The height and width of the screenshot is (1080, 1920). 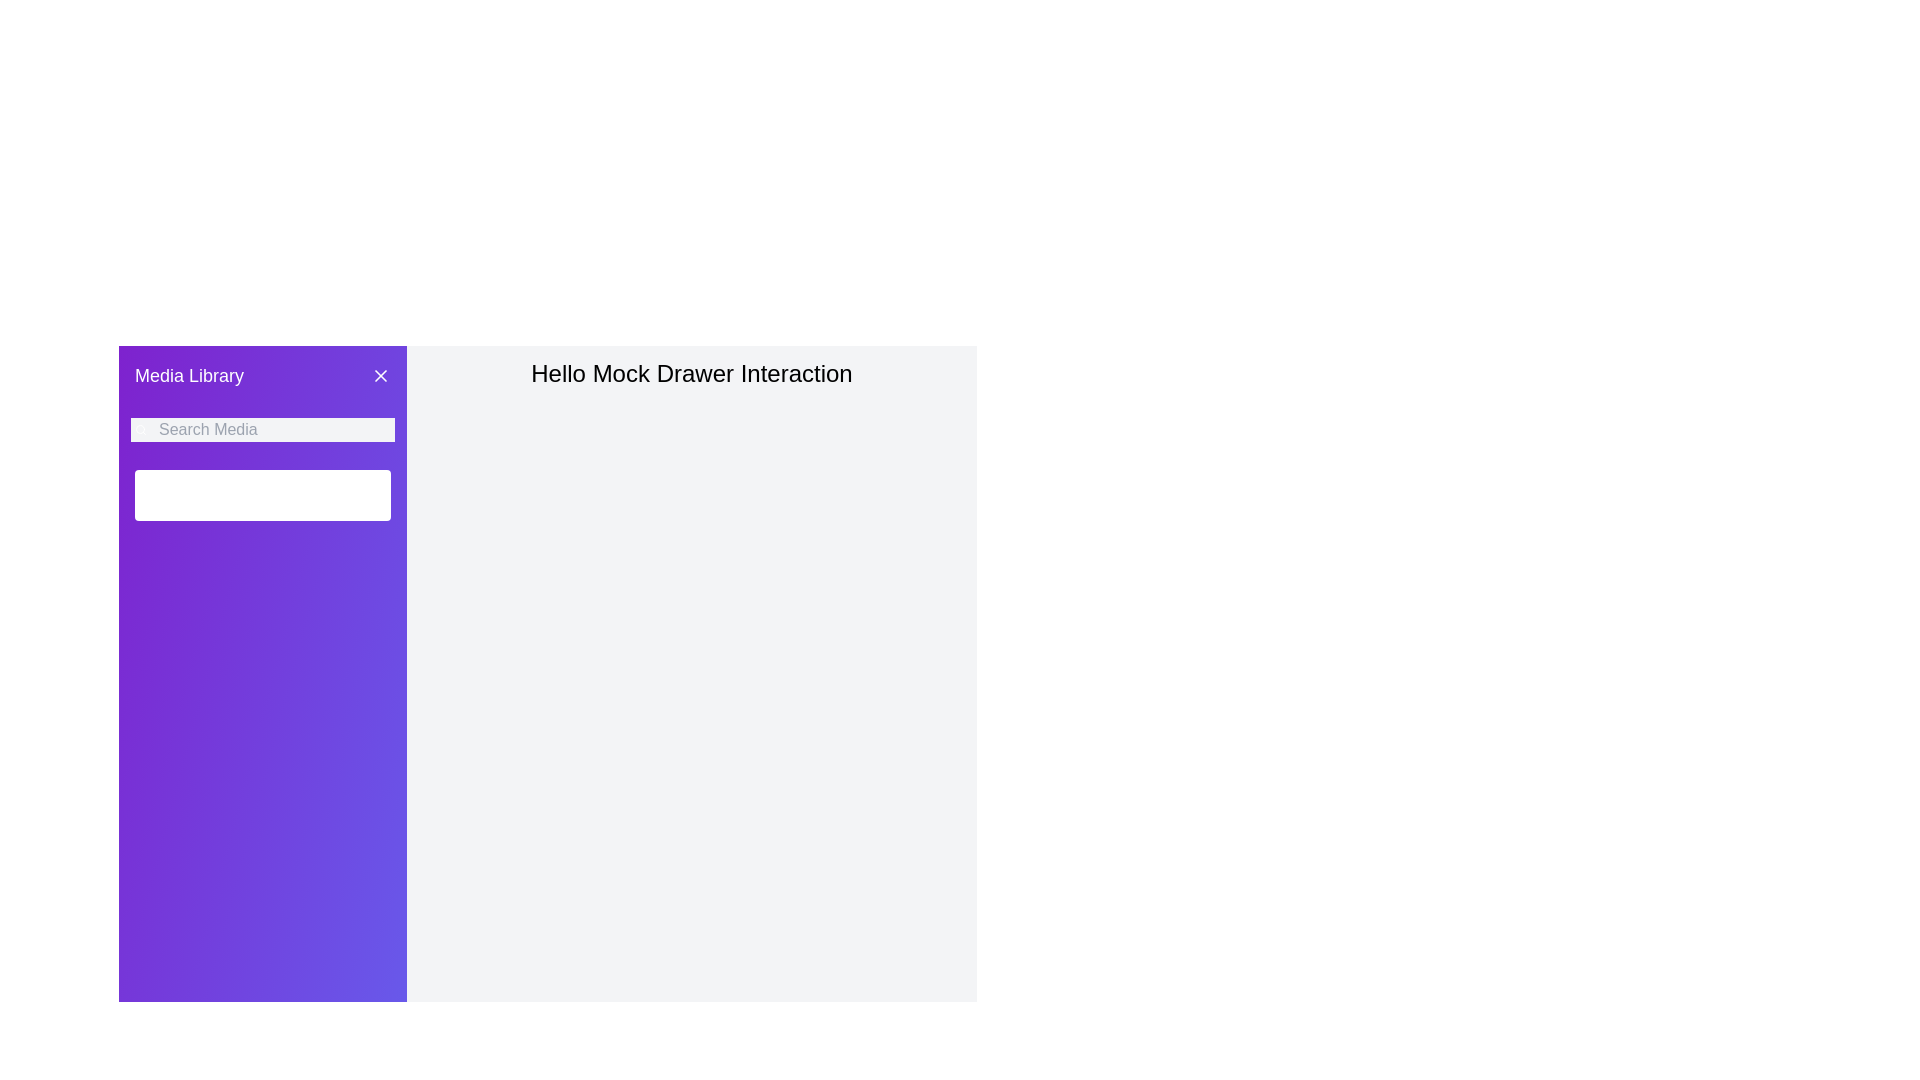 What do you see at coordinates (380, 375) in the screenshot?
I see `the diagonal line of the 'X' icon located in the top-right corner of the purple sidebar` at bounding box center [380, 375].